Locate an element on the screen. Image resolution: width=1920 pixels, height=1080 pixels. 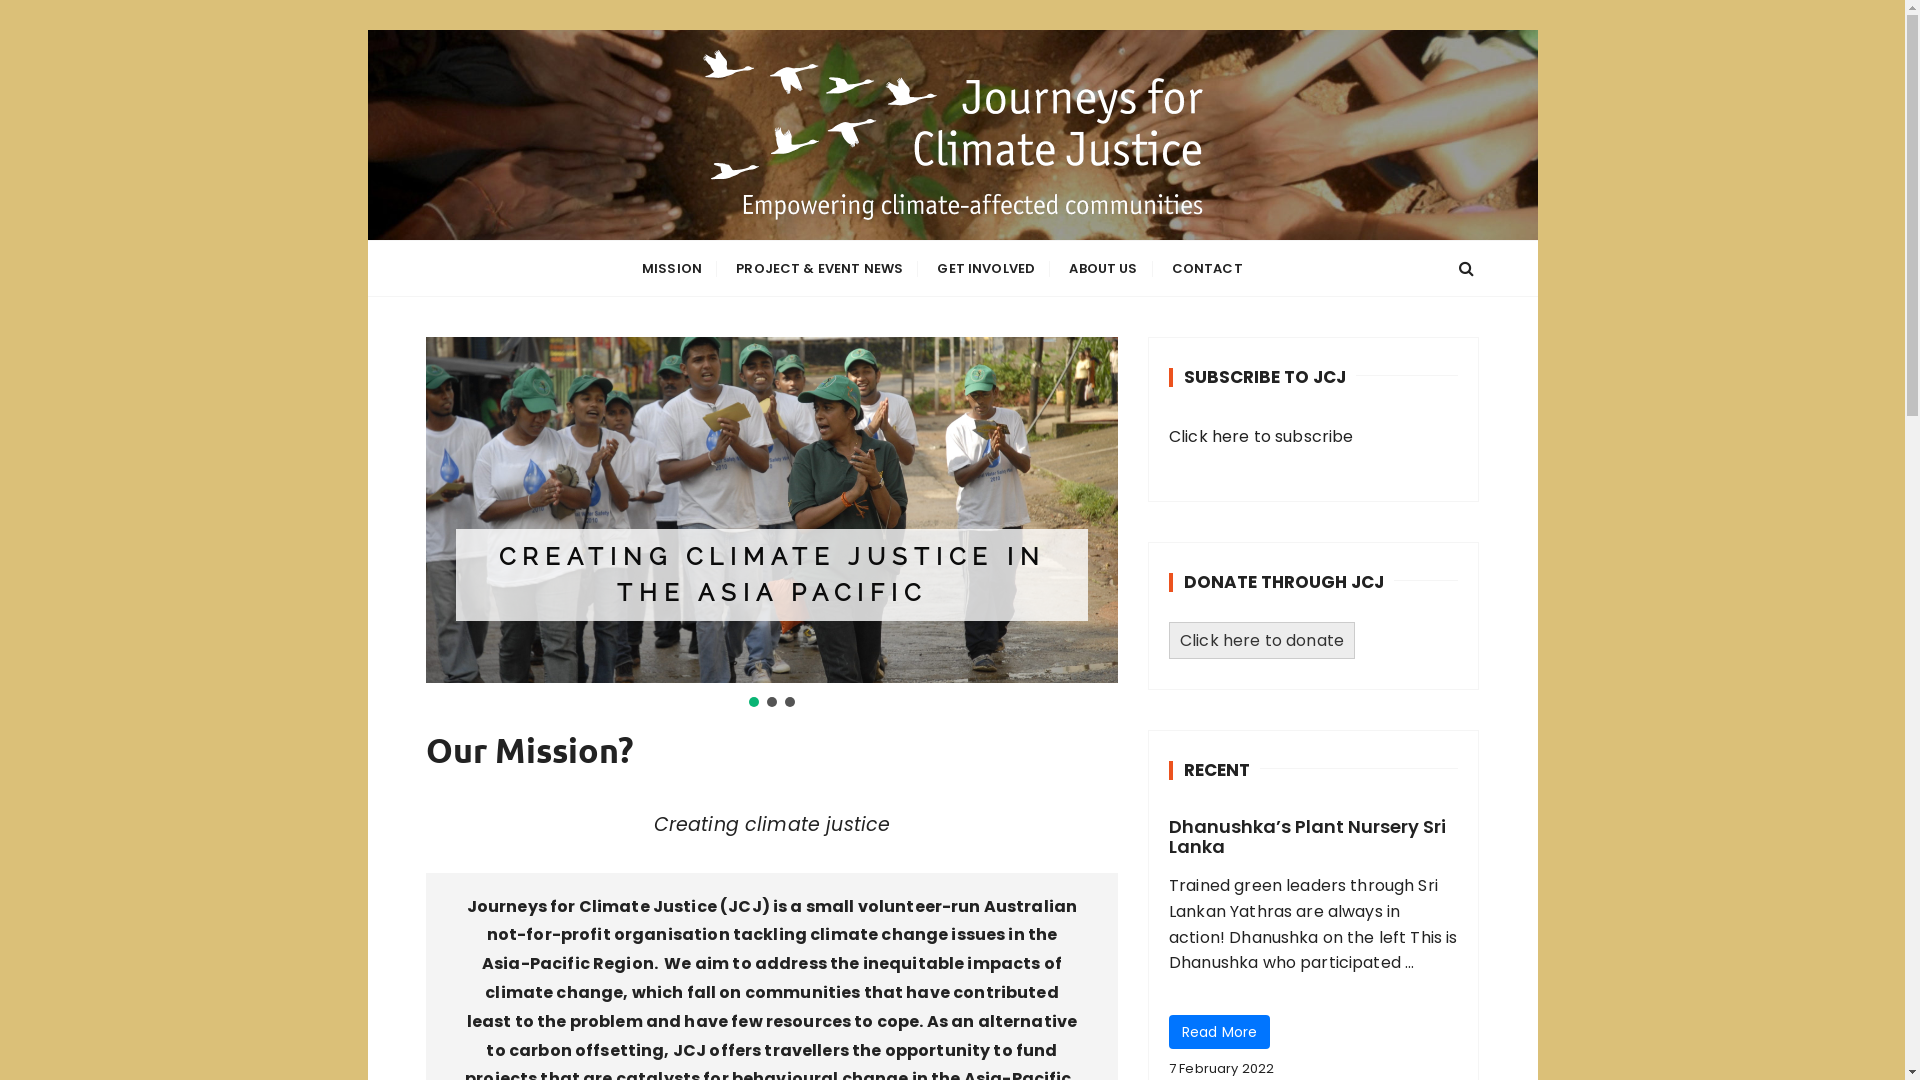
'ABOUT US' is located at coordinates (1102, 267).